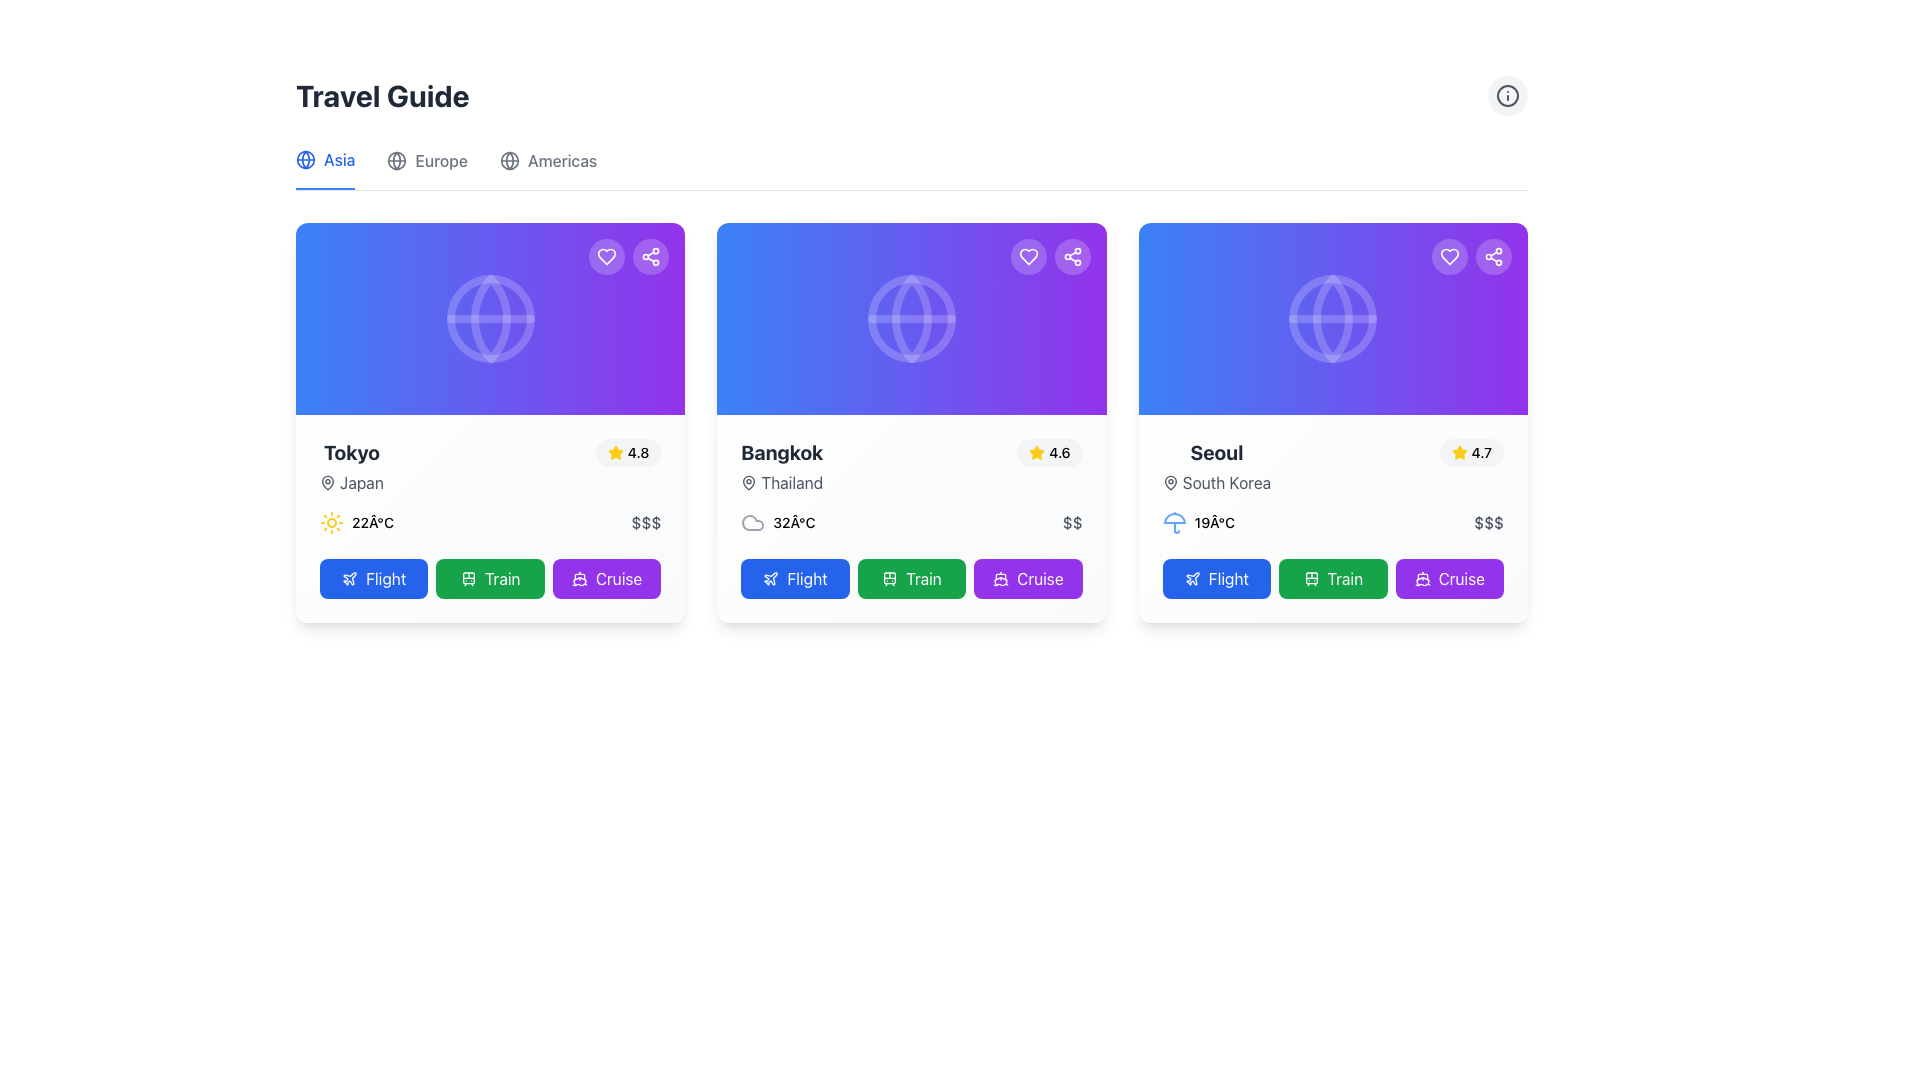  I want to click on the heart-shaped button in the top-right corner of the second card, so click(1028, 256).